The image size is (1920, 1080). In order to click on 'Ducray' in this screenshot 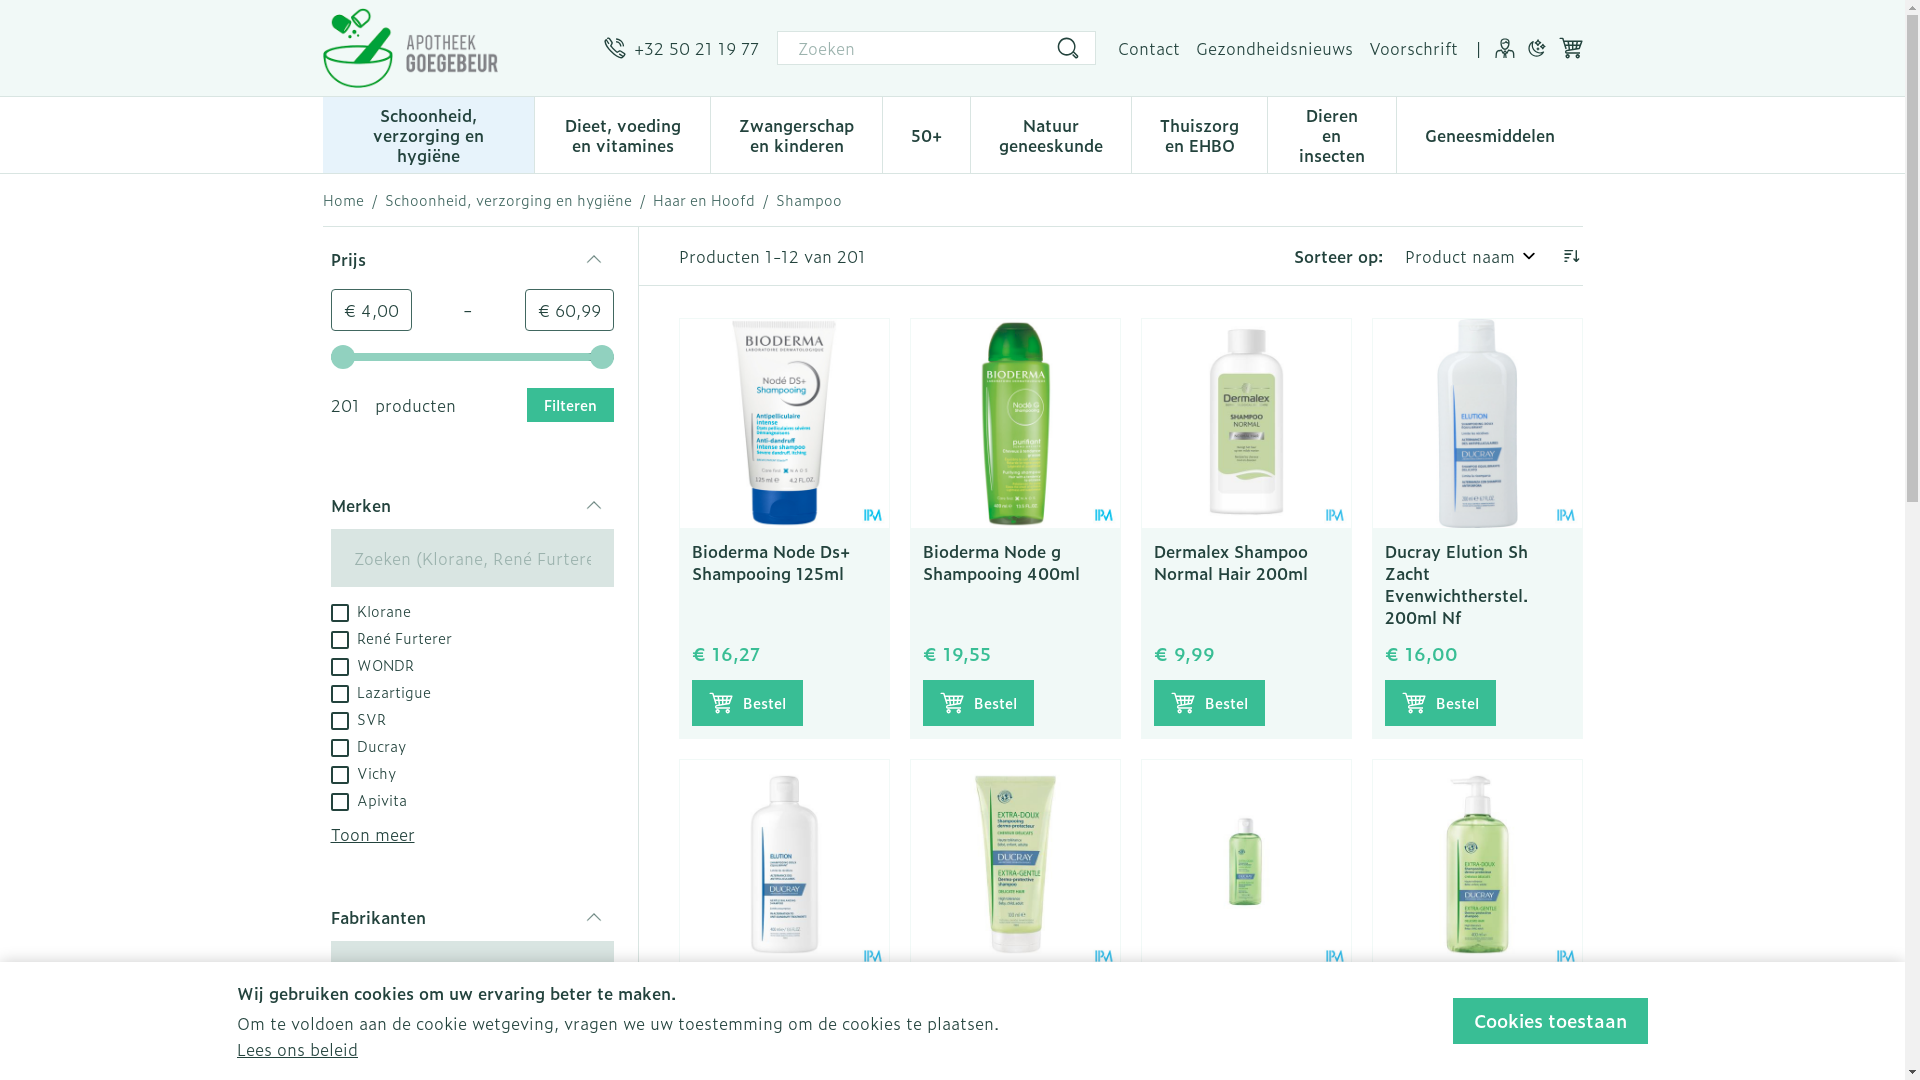, I will do `click(330, 744)`.